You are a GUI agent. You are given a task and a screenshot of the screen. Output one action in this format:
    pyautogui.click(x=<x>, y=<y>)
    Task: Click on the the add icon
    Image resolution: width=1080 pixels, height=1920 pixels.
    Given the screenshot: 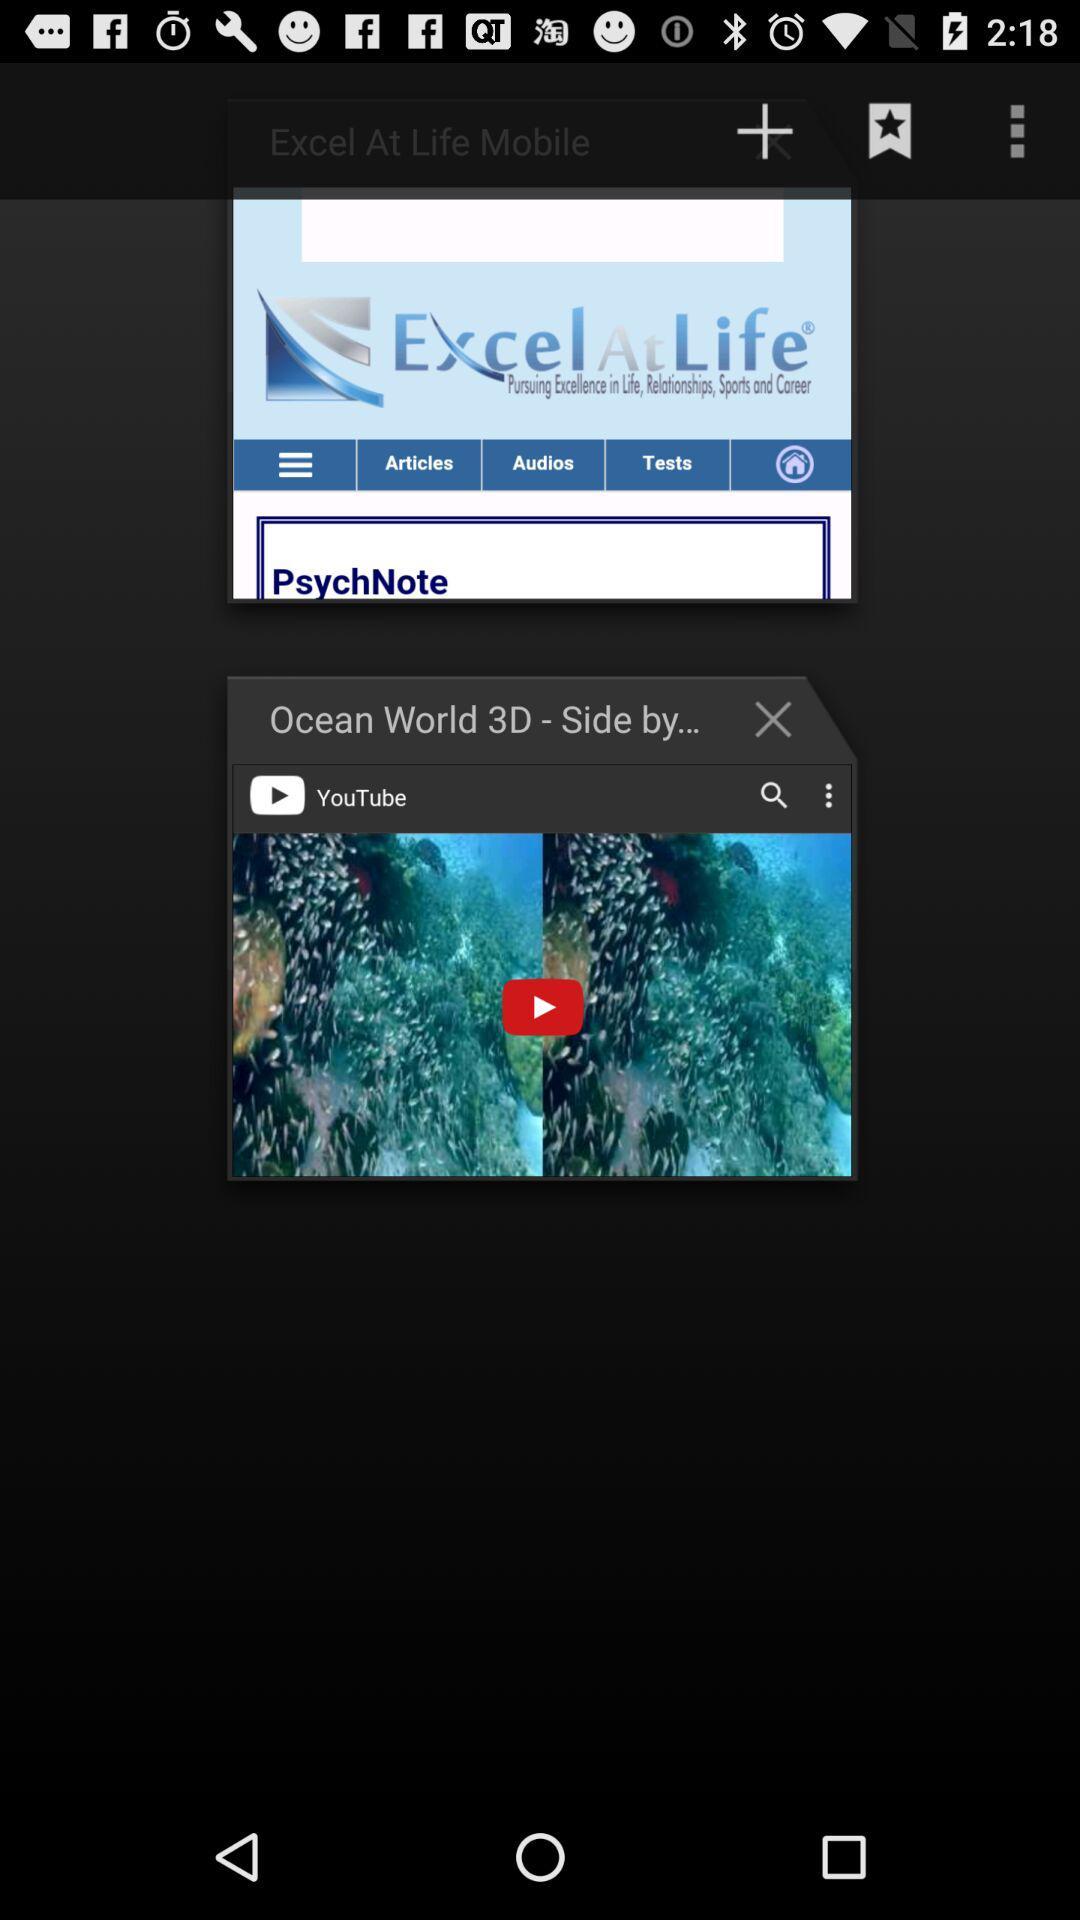 What is the action you would take?
    pyautogui.click(x=764, y=139)
    